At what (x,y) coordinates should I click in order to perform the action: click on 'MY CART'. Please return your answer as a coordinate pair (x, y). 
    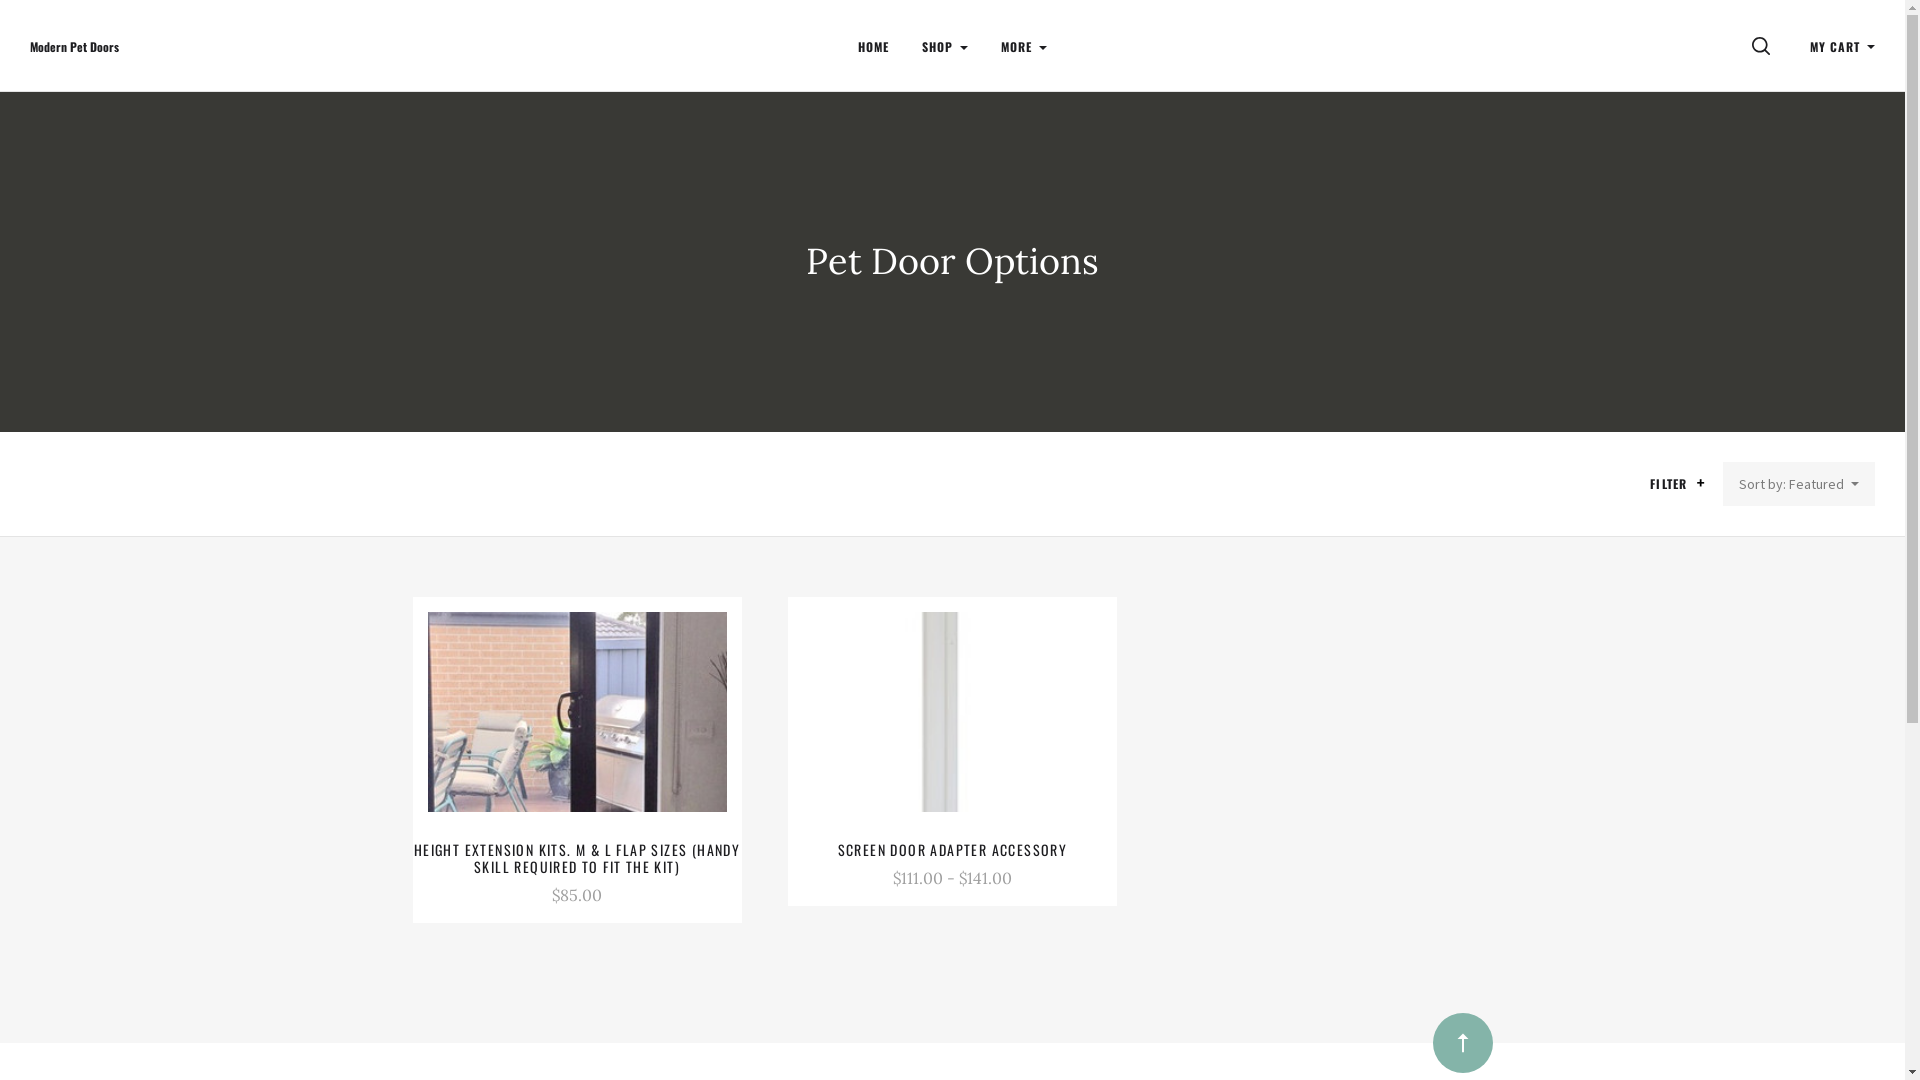
    Looking at the image, I should click on (1841, 45).